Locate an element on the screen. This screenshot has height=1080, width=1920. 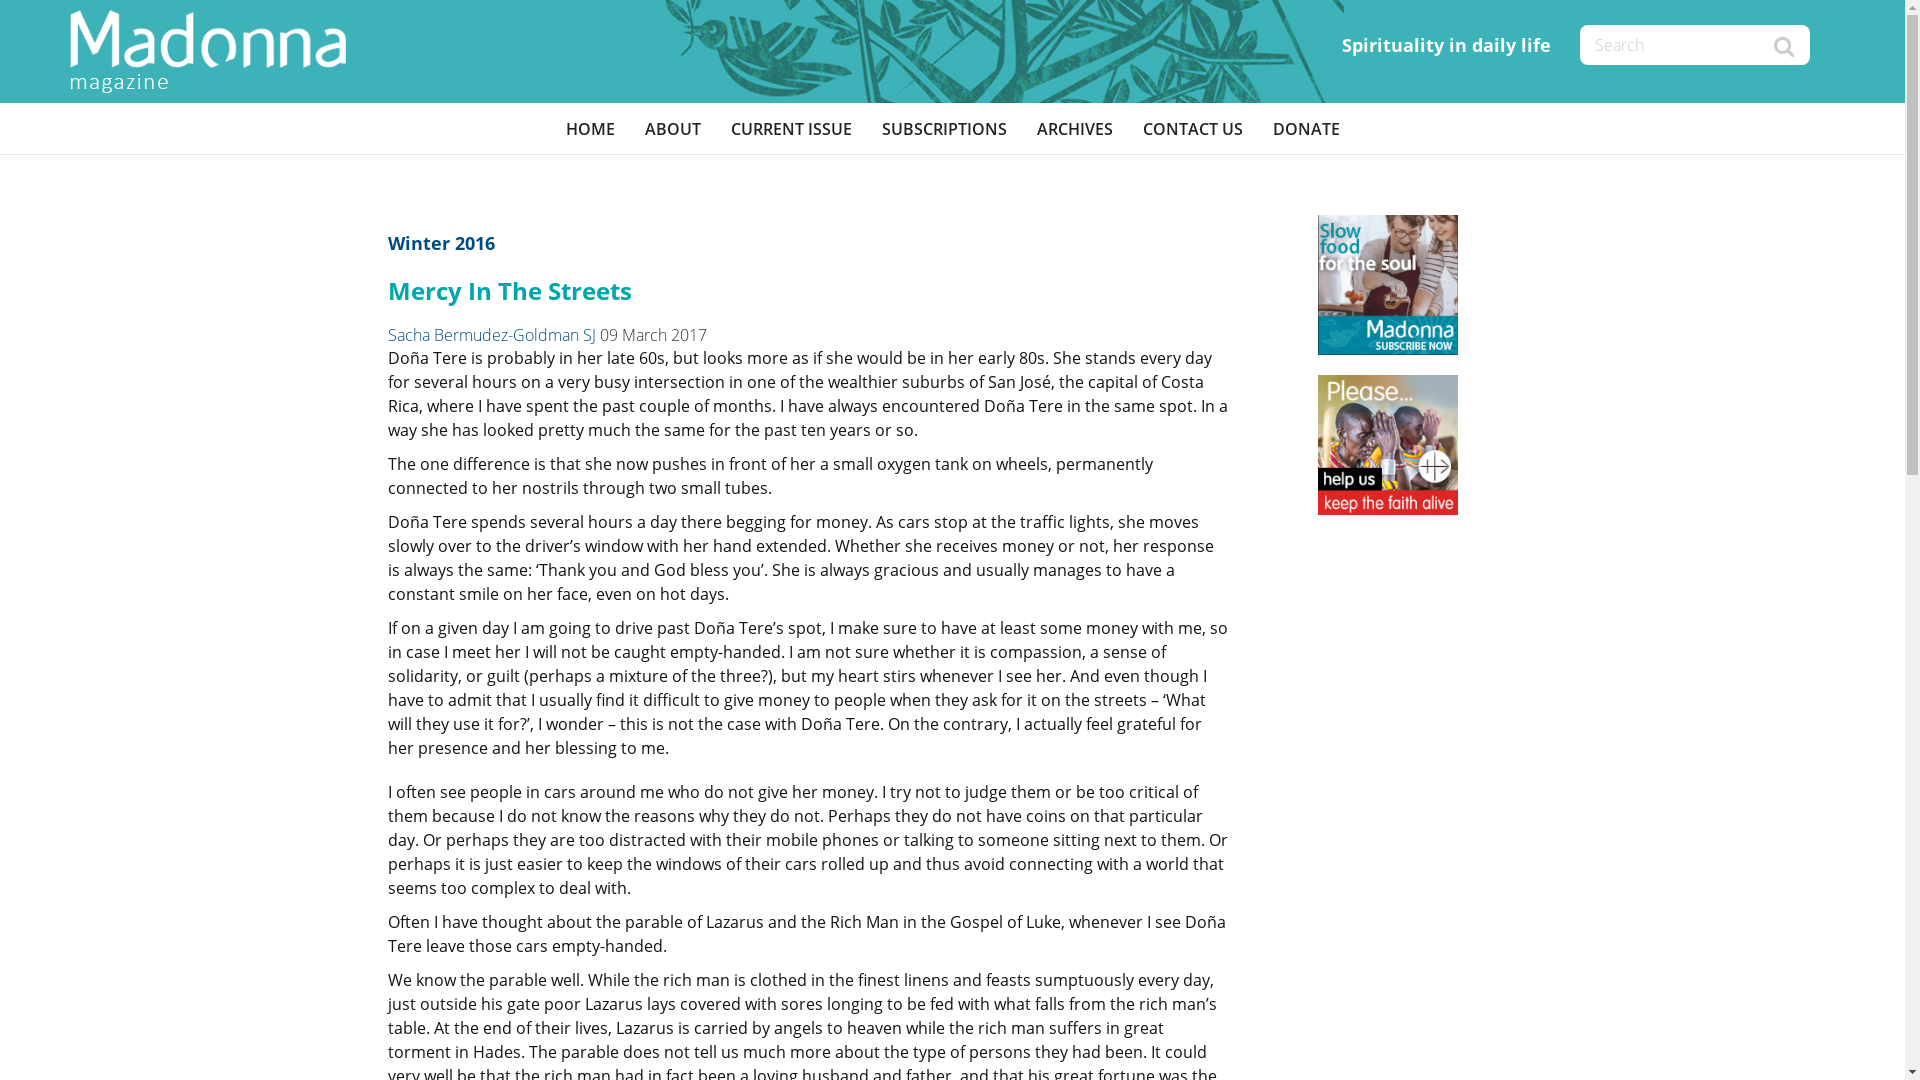
'HOME' is located at coordinates (588, 128).